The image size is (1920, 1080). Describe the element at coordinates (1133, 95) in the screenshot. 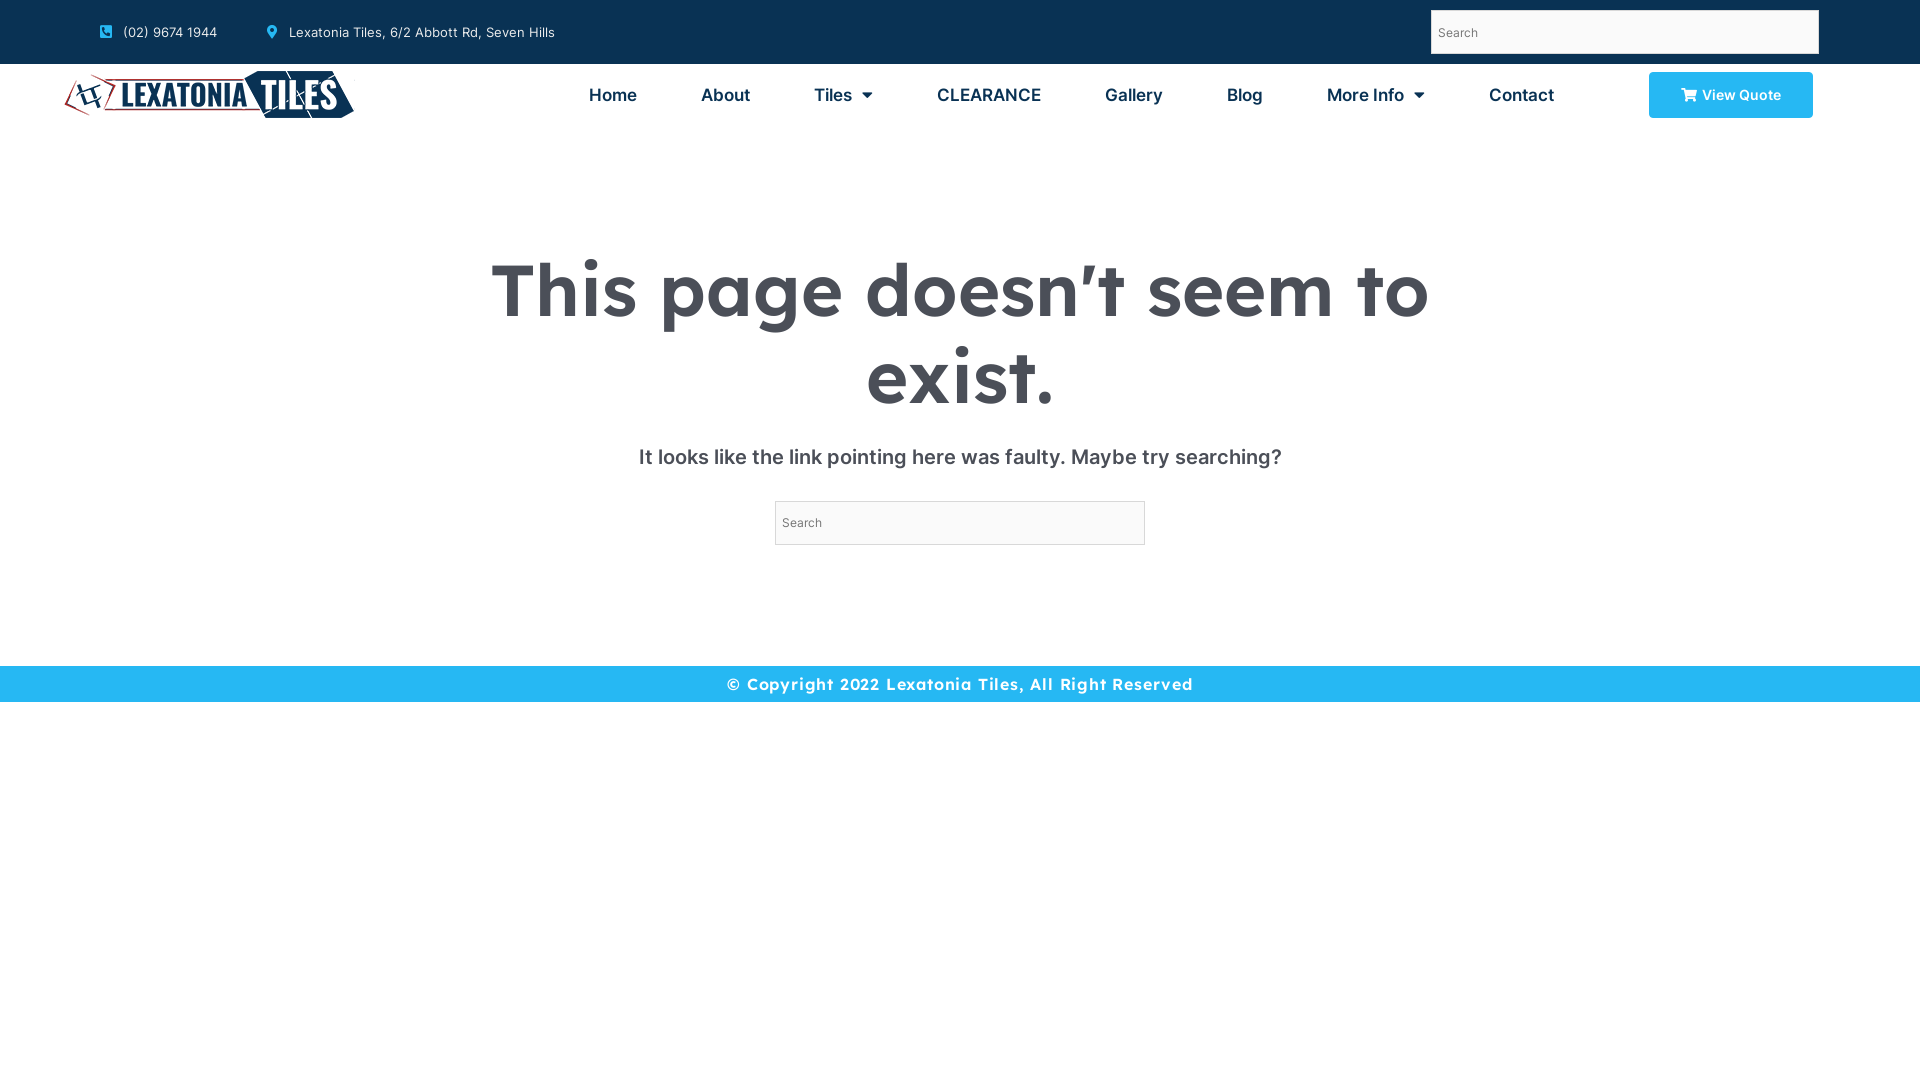

I see `'Gallery'` at that location.